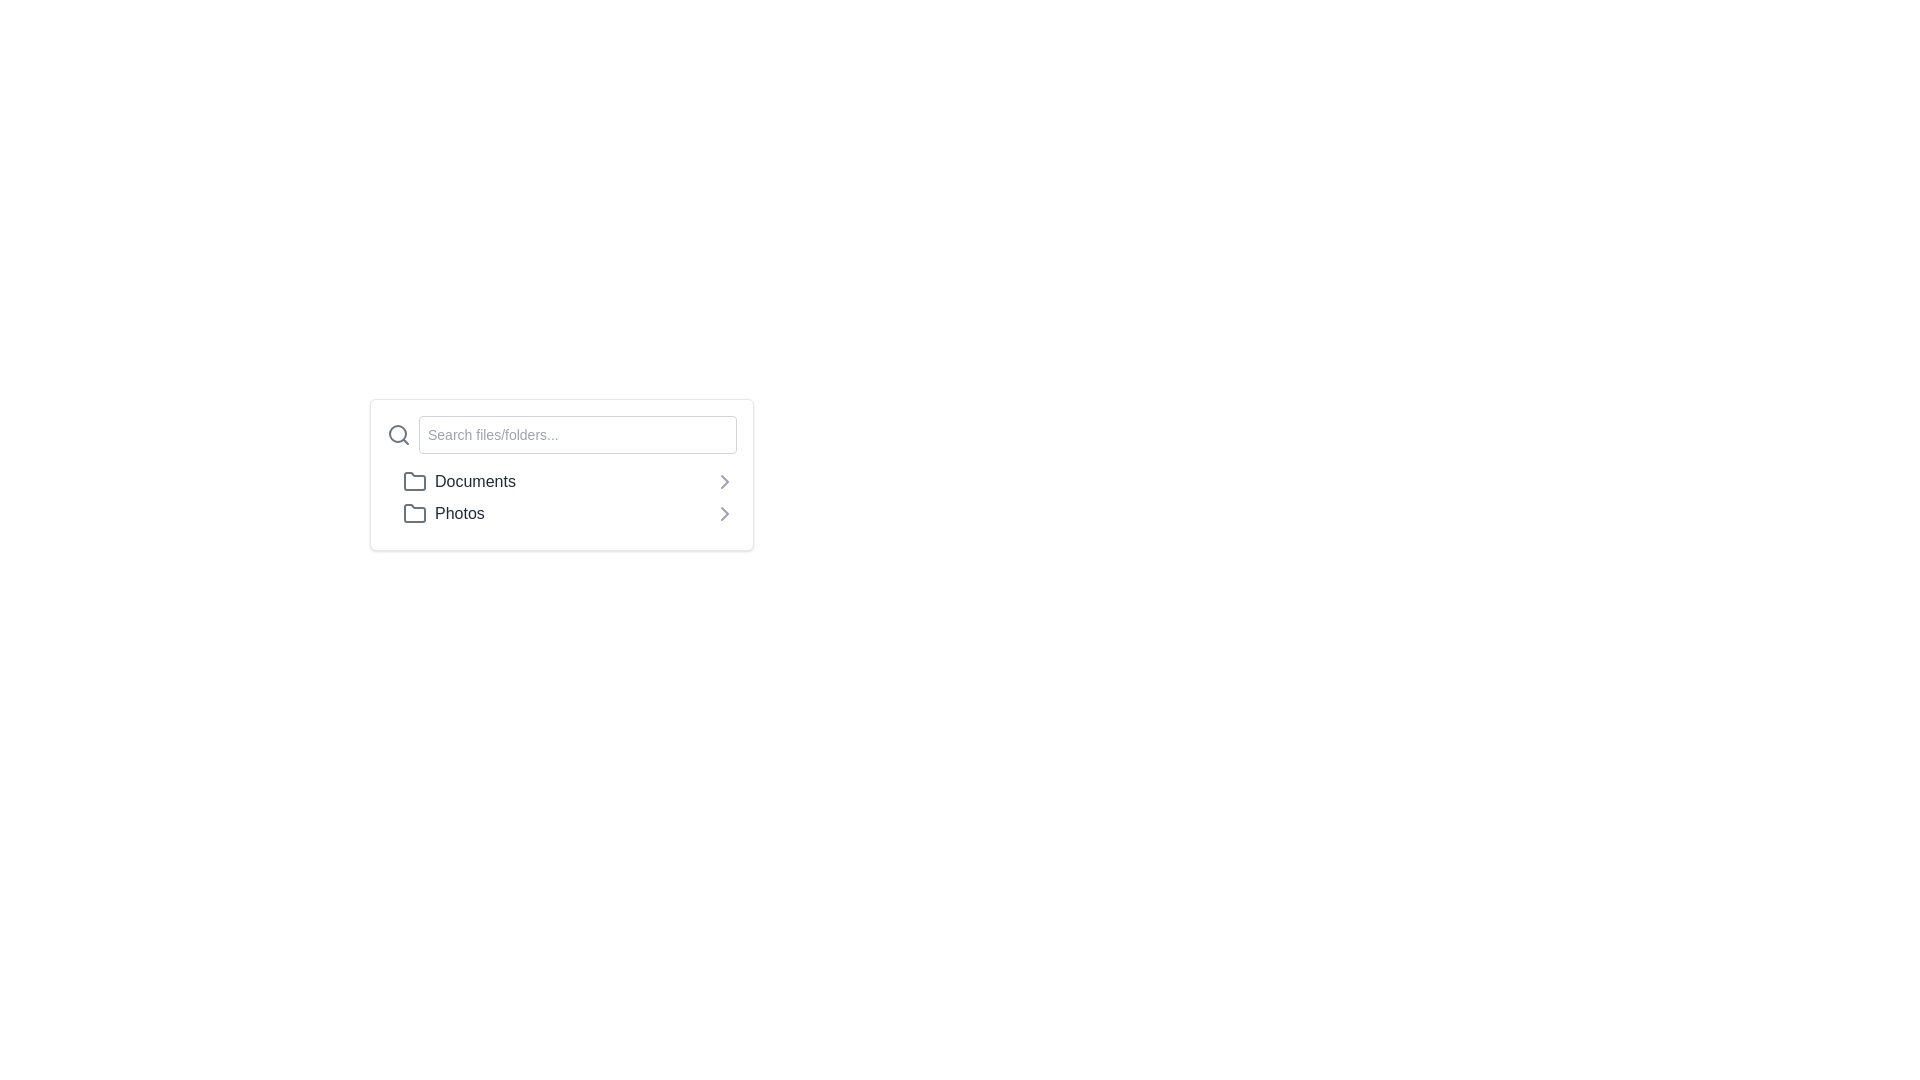  Describe the element at coordinates (723, 482) in the screenshot. I see `the triangular arrow icon indicating navigation to the right, located next to the 'Photos' list item in the file-navigation interface` at that location.